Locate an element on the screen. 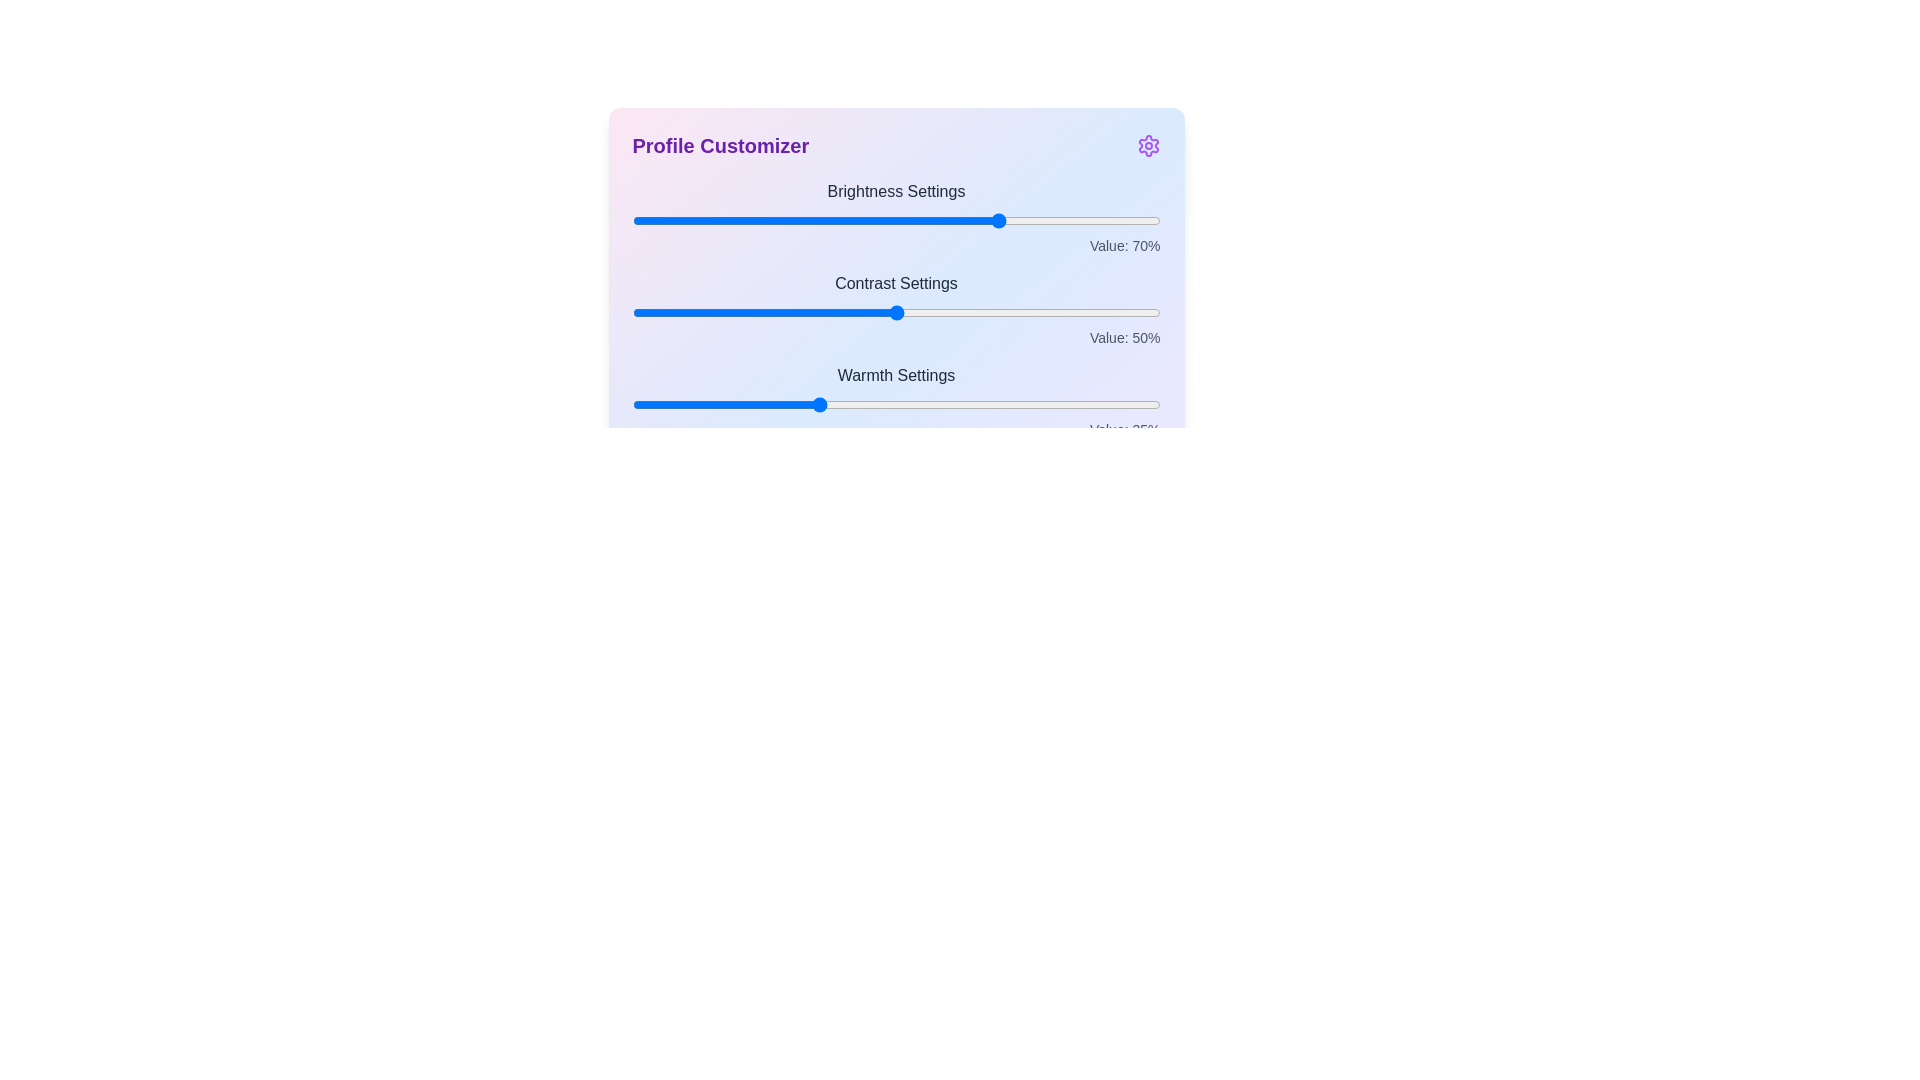  the 1 slider to 57% is located at coordinates (932, 312).